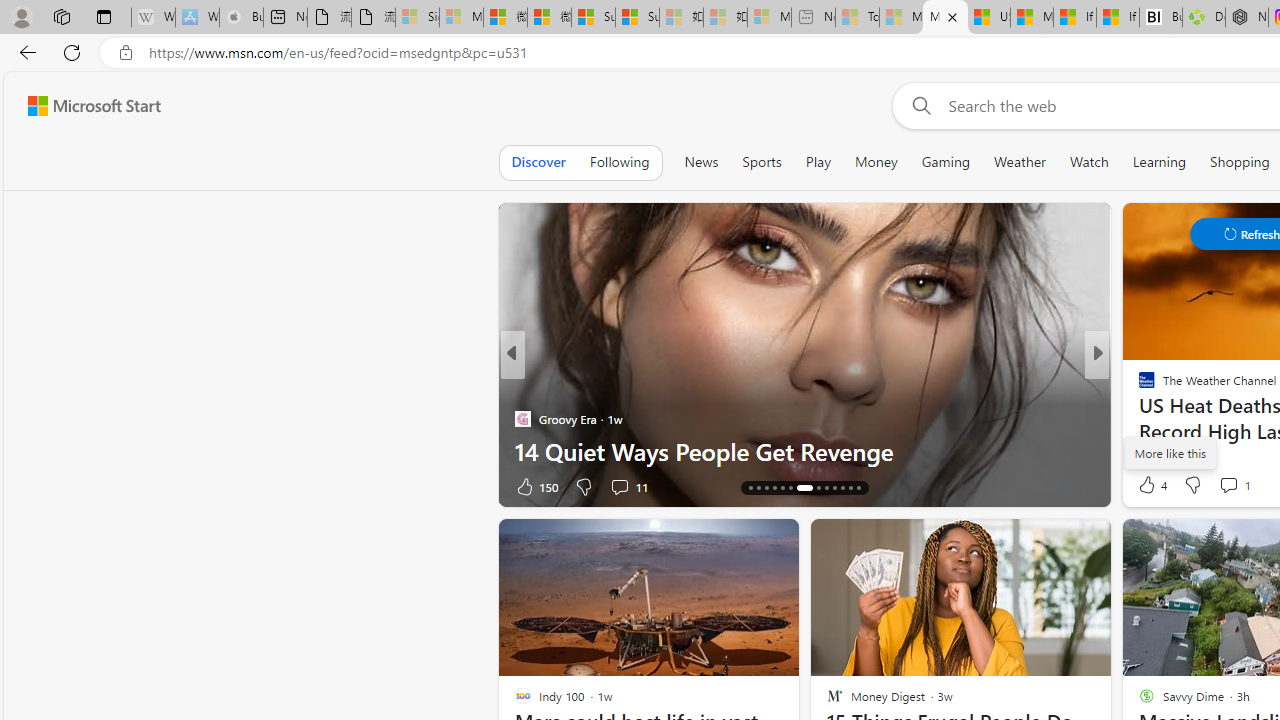  I want to click on '4 Like', so click(1151, 484).